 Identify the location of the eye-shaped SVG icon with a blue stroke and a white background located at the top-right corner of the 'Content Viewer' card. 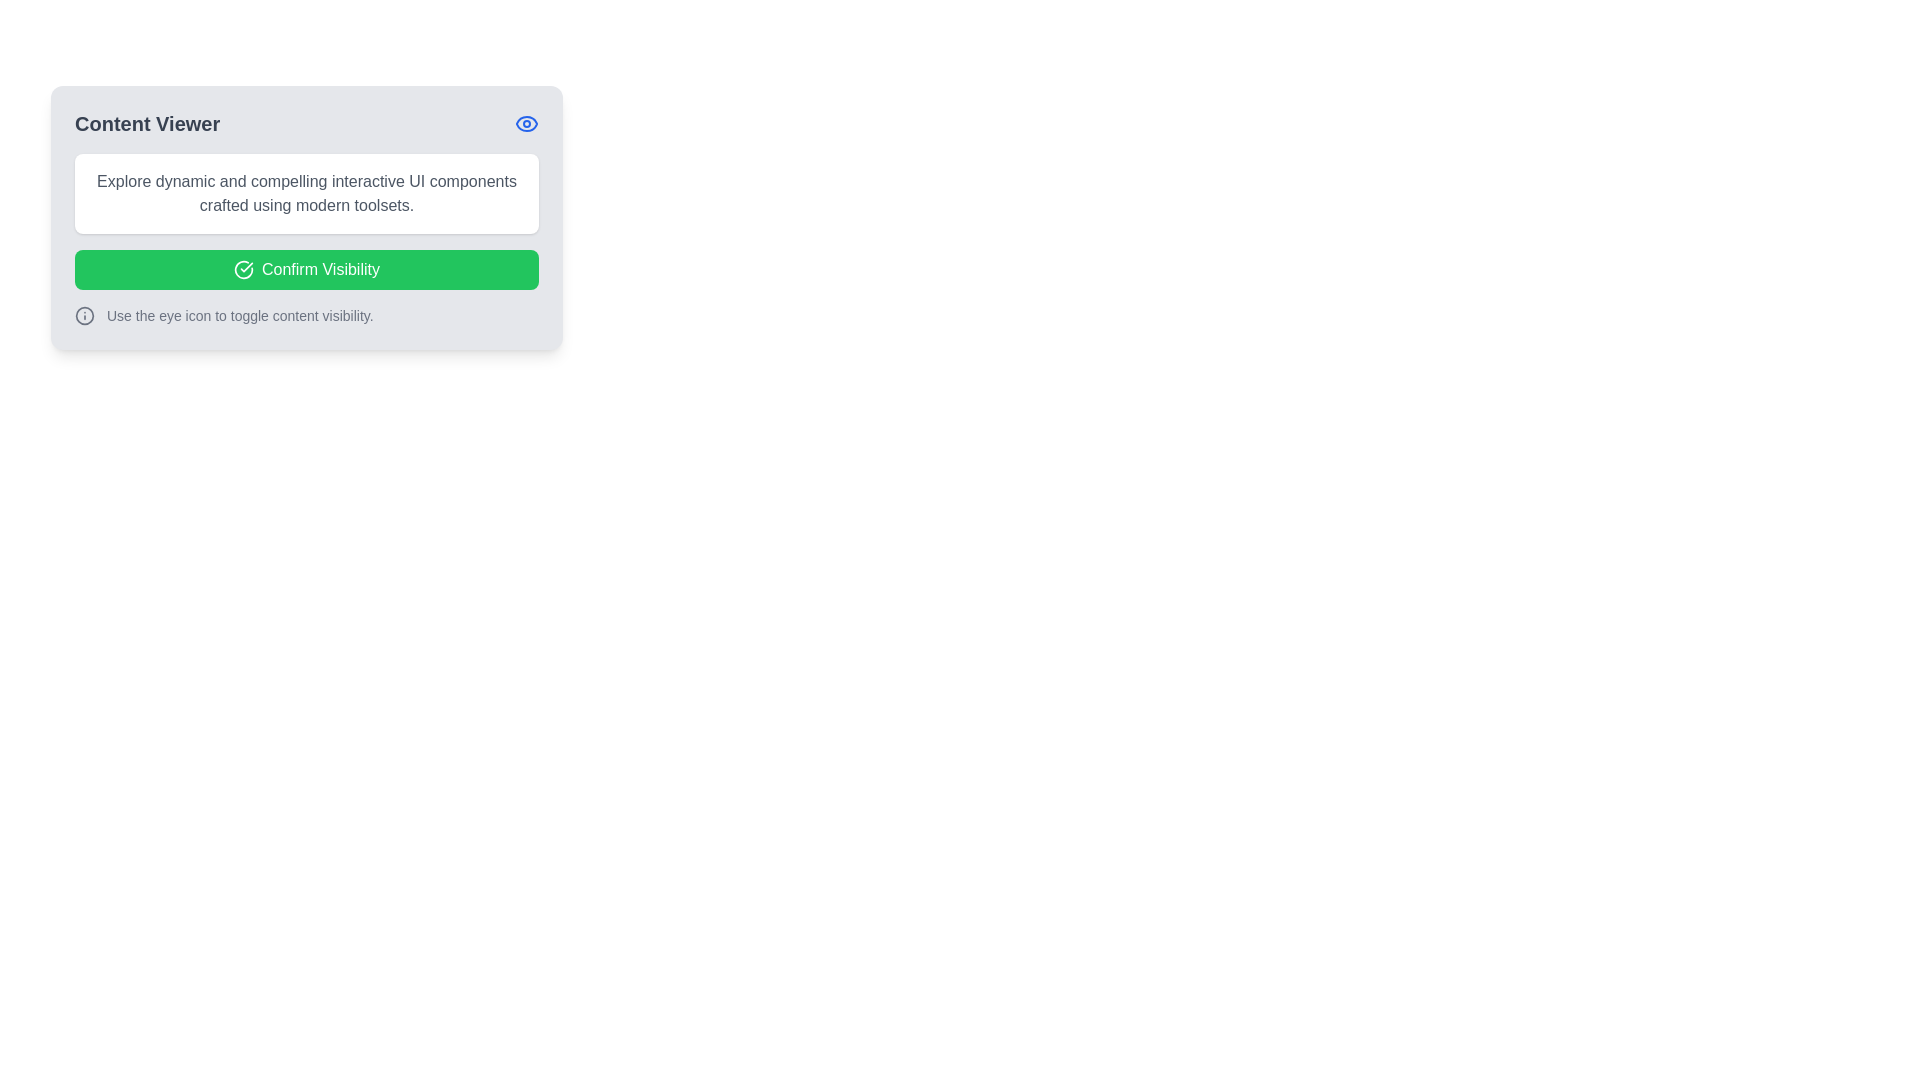
(527, 123).